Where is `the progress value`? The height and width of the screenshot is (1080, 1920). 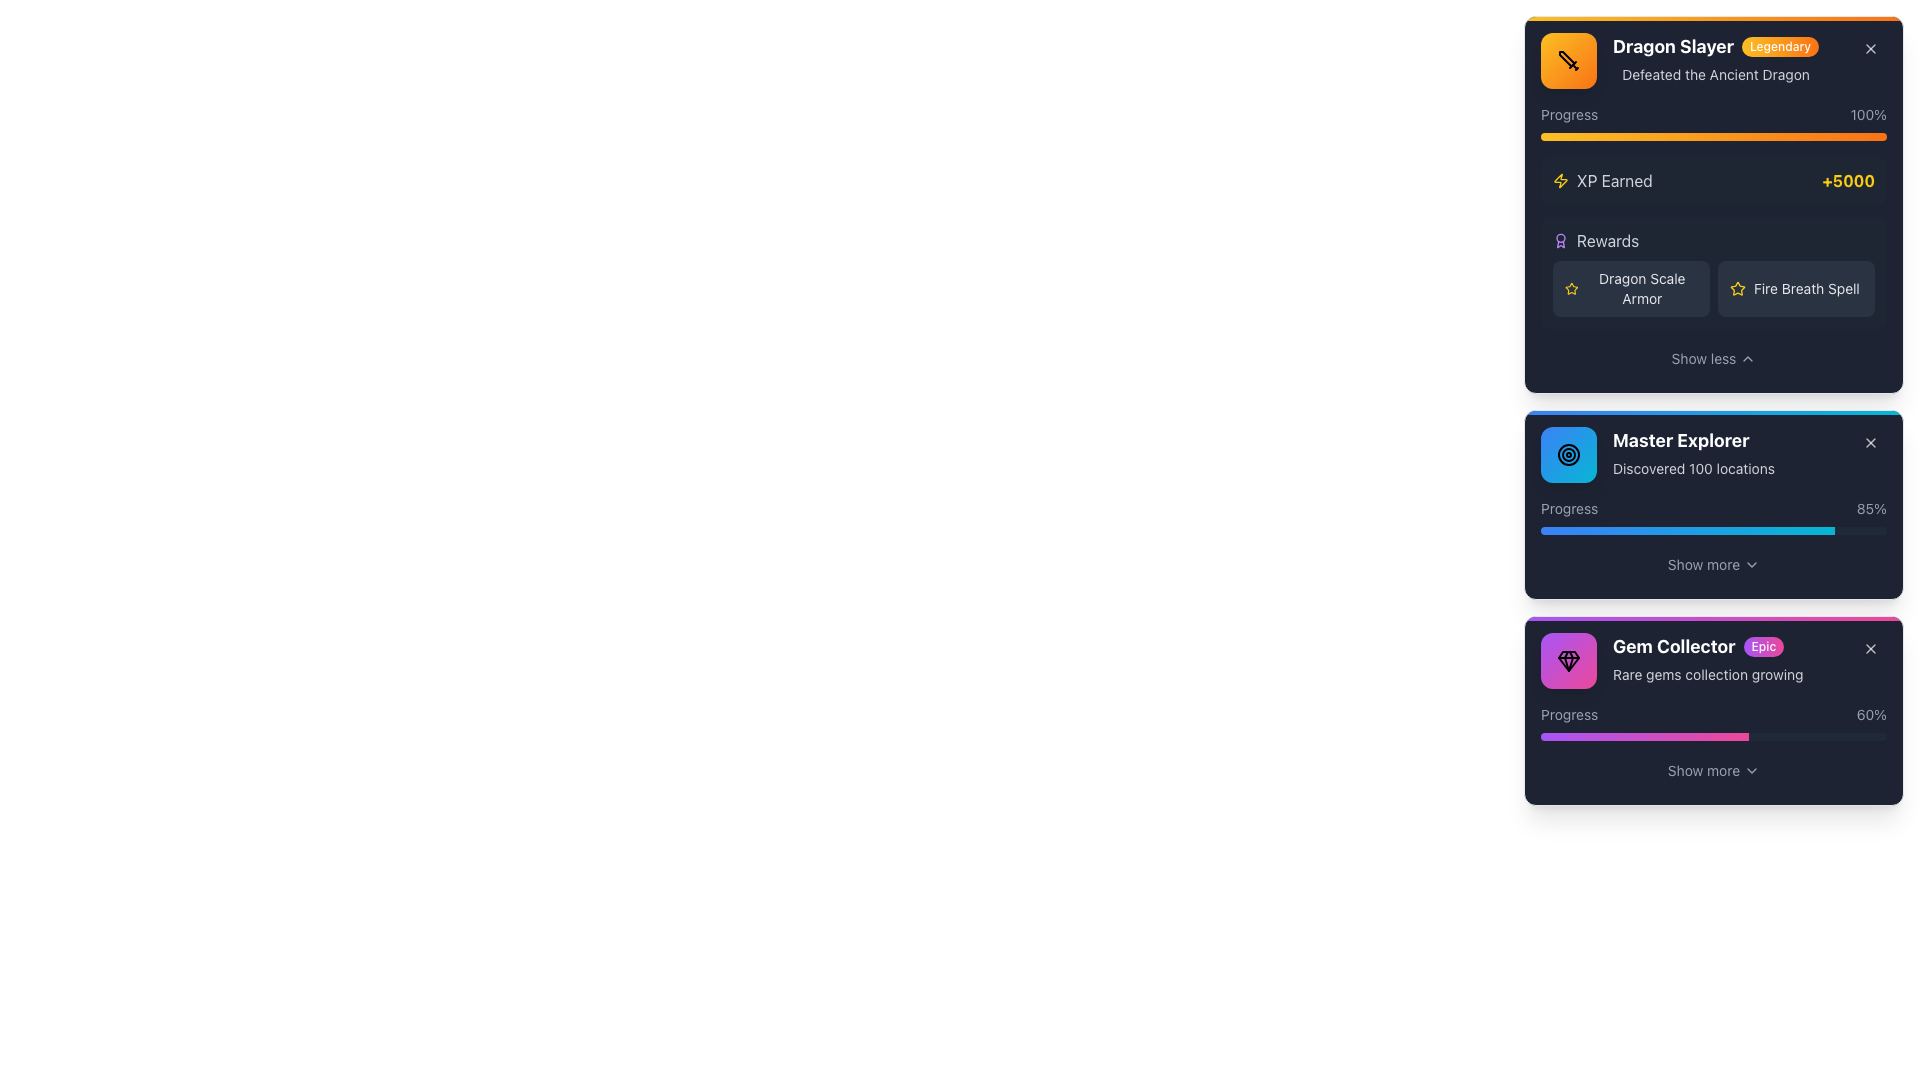
the progress value is located at coordinates (1546, 736).